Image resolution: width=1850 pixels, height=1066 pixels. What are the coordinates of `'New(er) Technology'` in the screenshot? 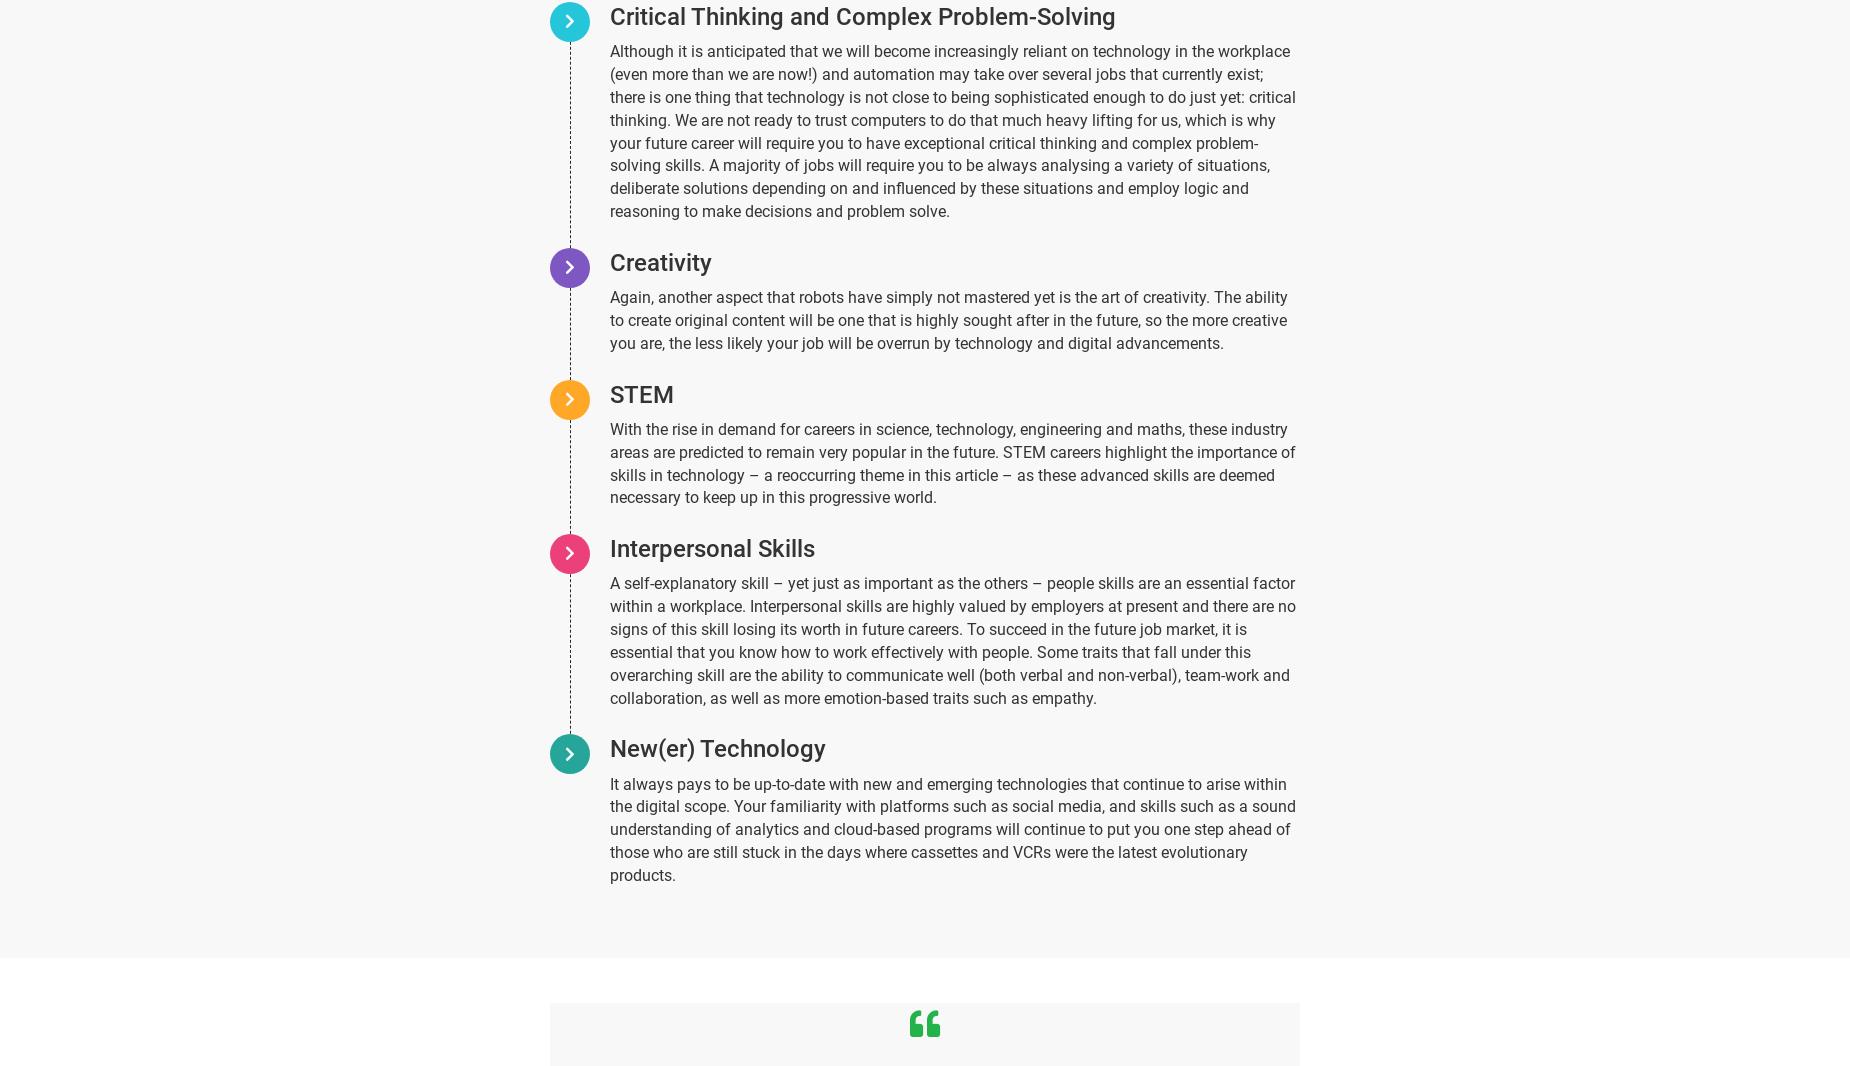 It's located at (717, 747).